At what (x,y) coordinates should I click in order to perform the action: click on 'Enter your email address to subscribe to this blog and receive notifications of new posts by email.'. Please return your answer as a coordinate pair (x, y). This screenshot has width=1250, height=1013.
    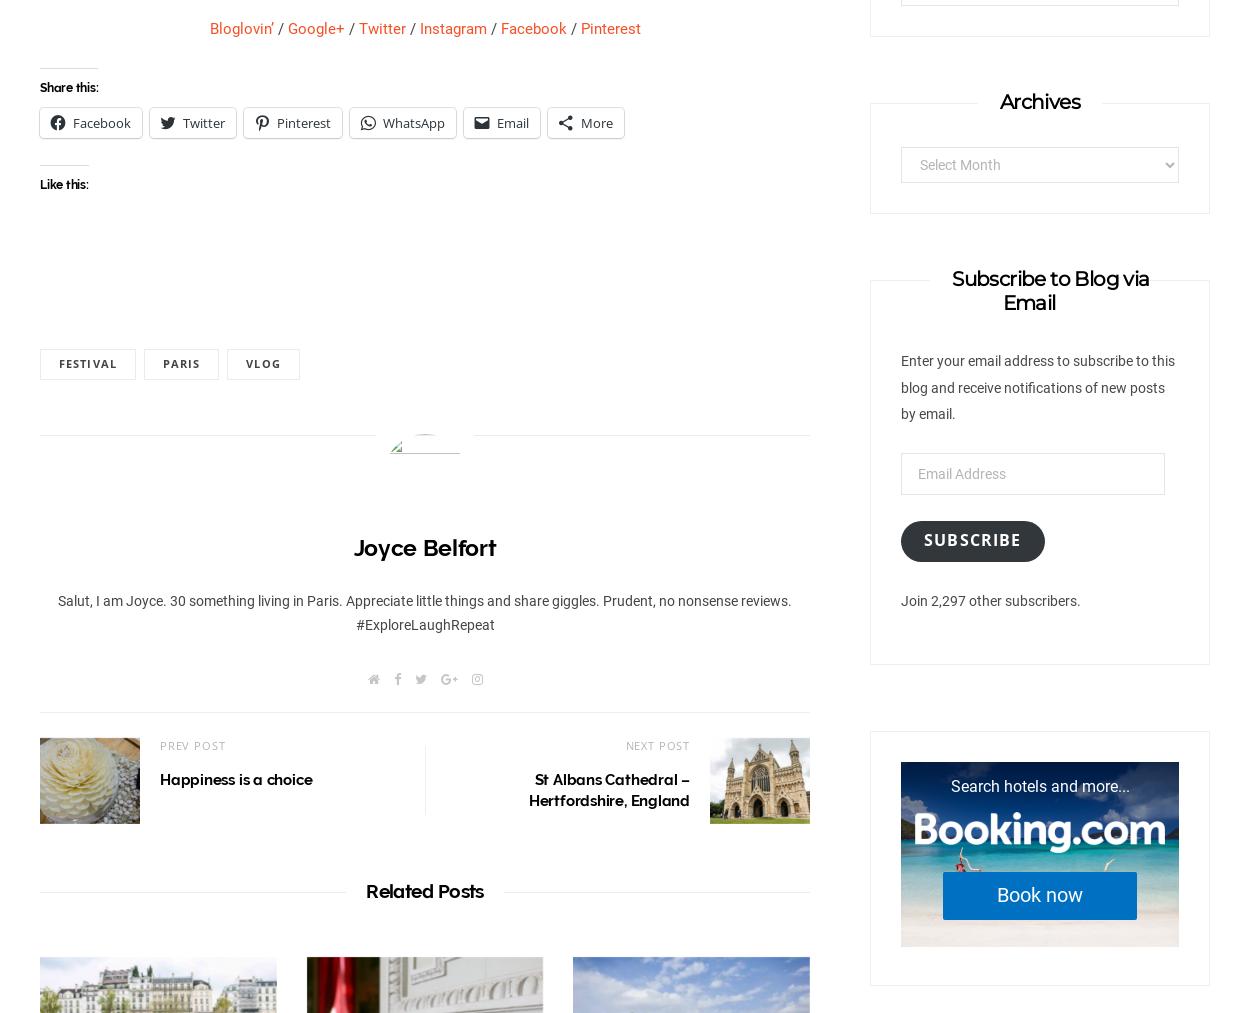
    Looking at the image, I should click on (901, 386).